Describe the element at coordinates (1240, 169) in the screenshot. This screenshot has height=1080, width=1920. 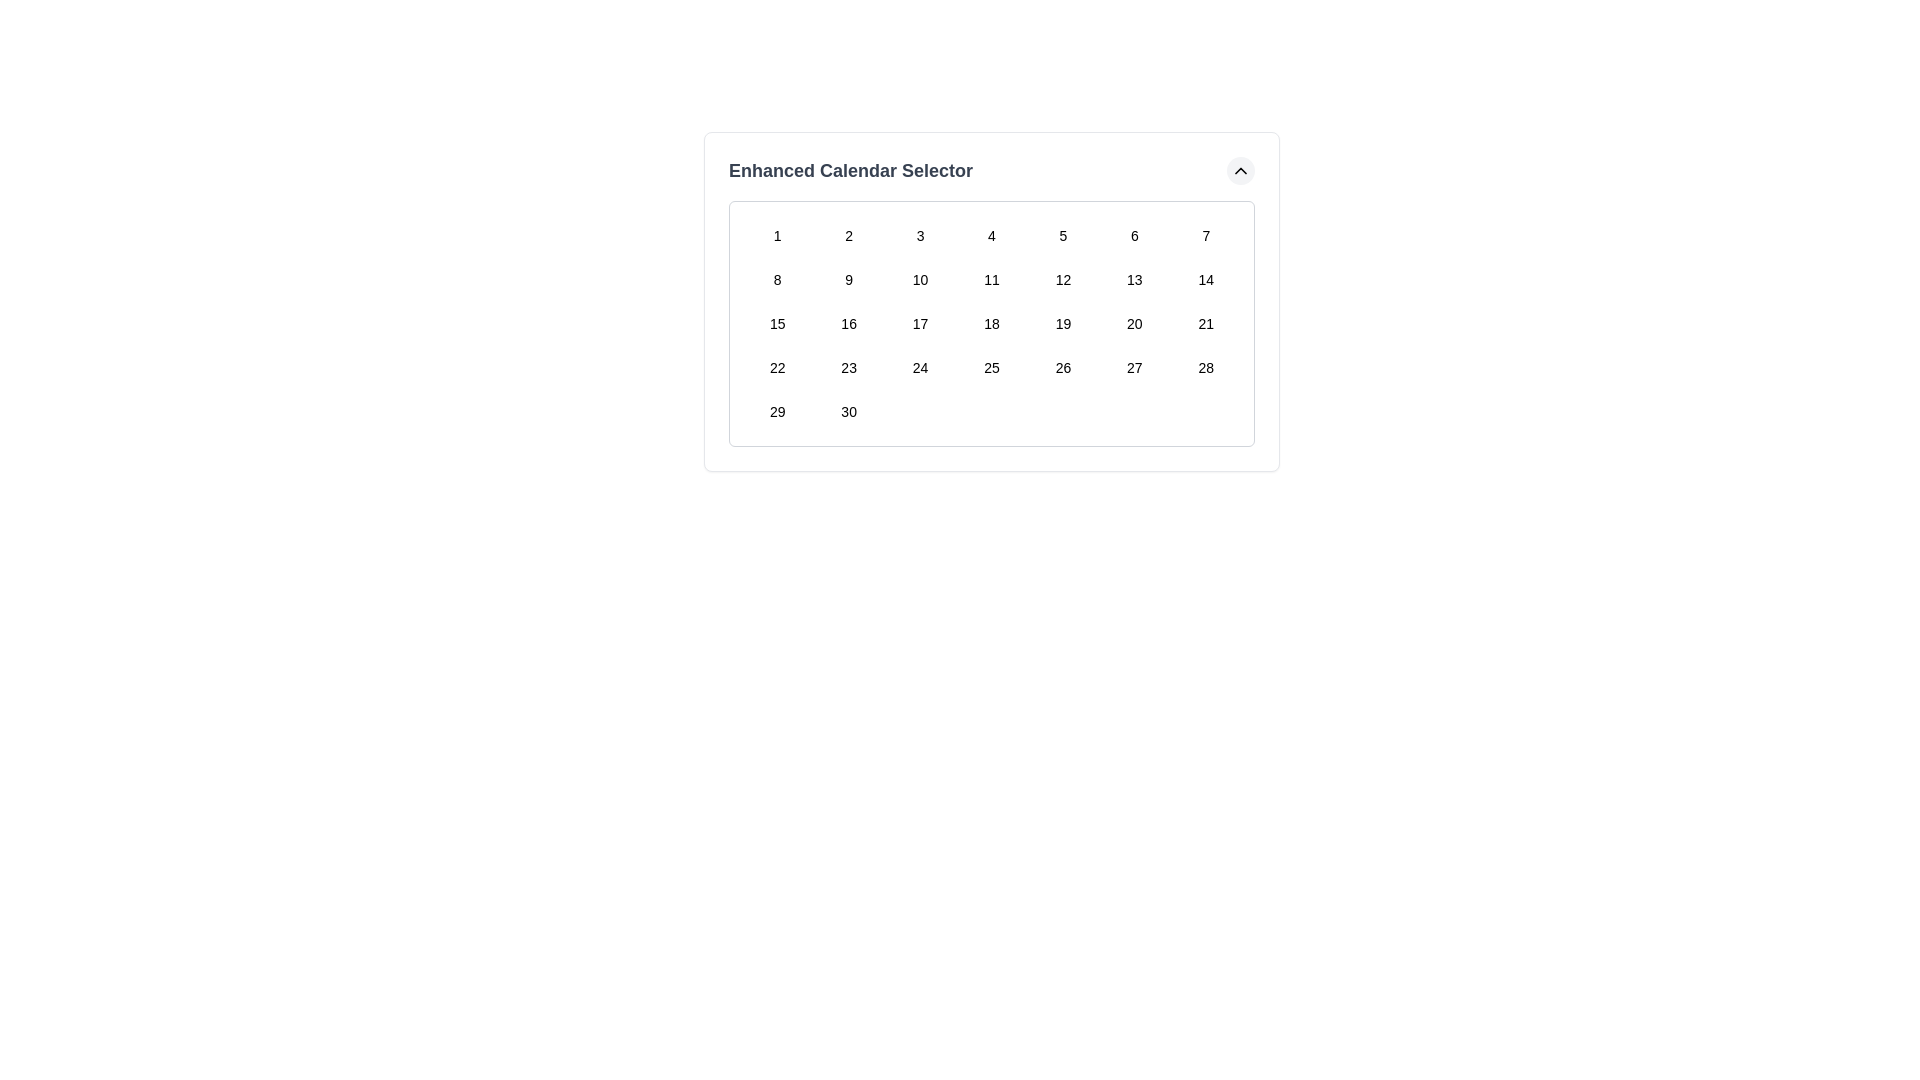
I see `the button located at the top-right corner of the 'Enhanced Calendar Selector'` at that location.